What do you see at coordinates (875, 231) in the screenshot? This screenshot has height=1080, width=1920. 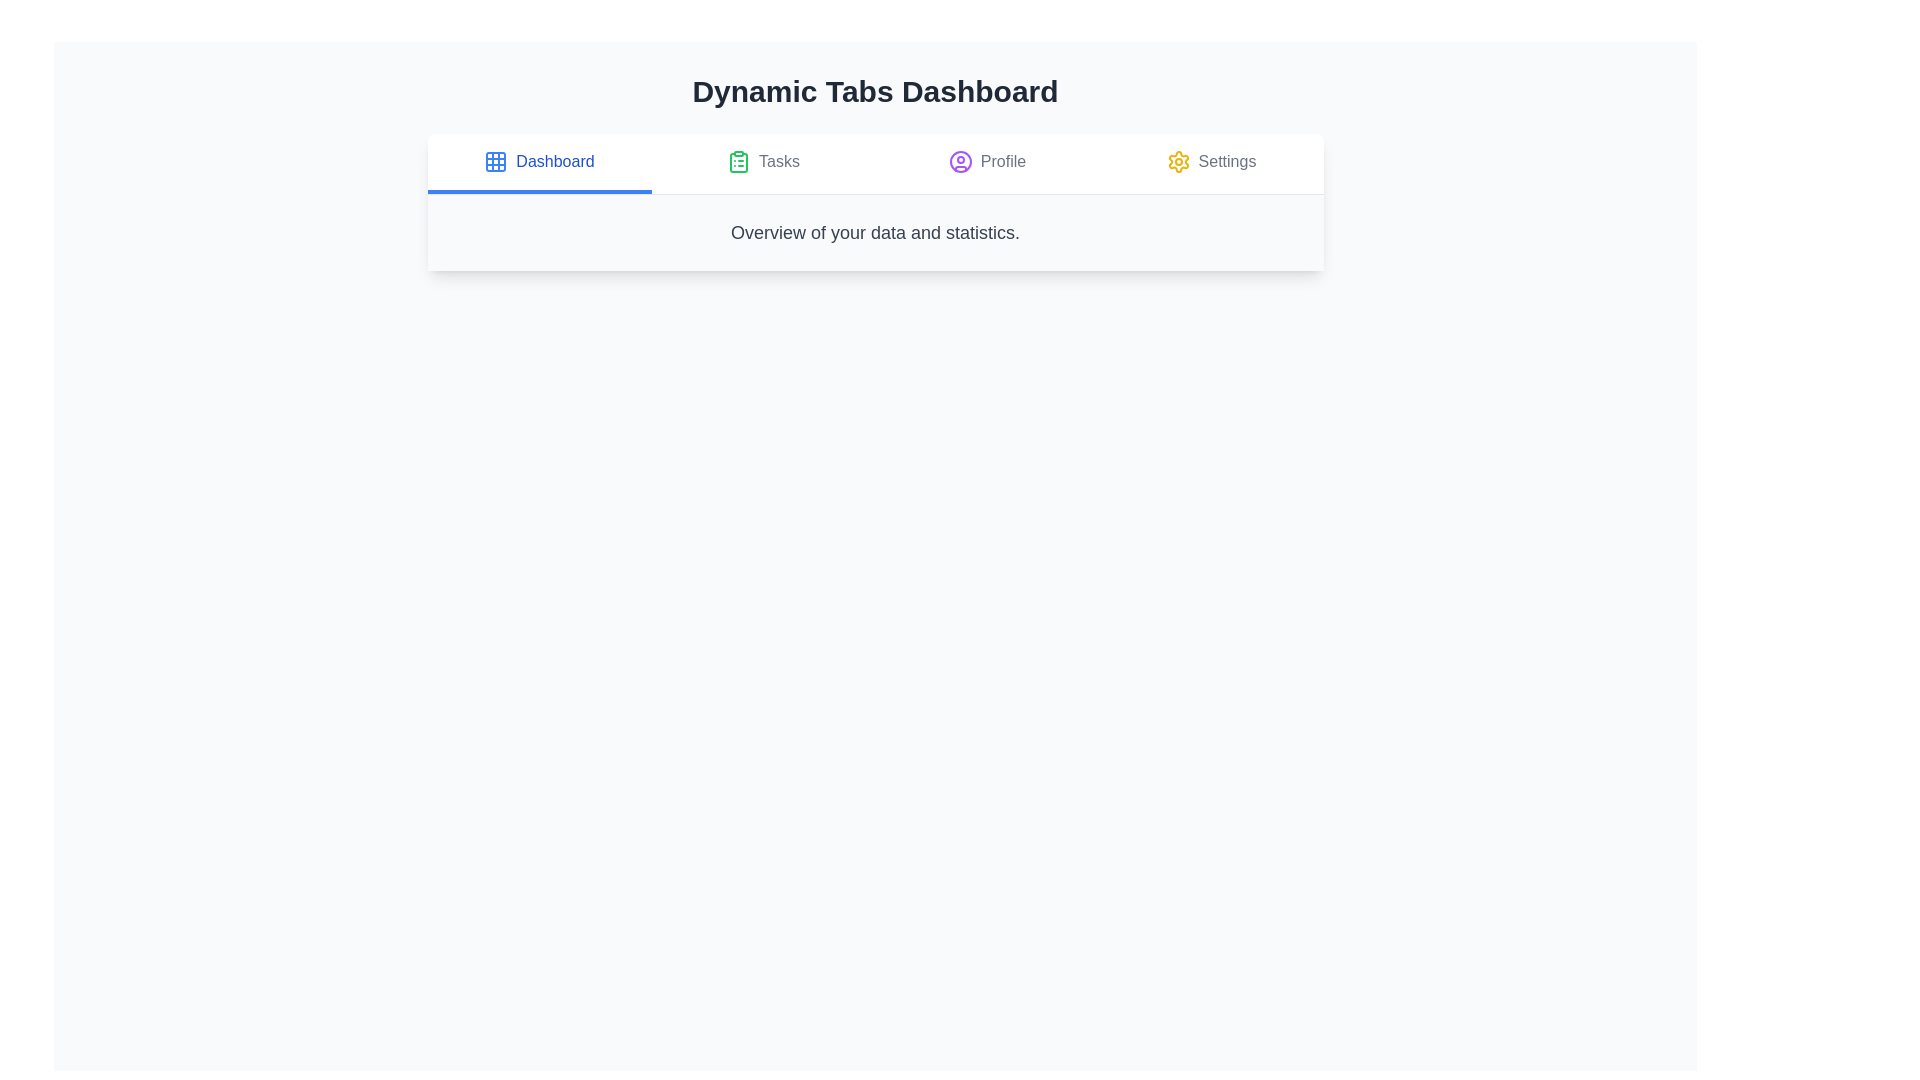 I see `the textual component styled with a light gray background and dark gray text, located directly beneath the tabbed menu interface` at bounding box center [875, 231].